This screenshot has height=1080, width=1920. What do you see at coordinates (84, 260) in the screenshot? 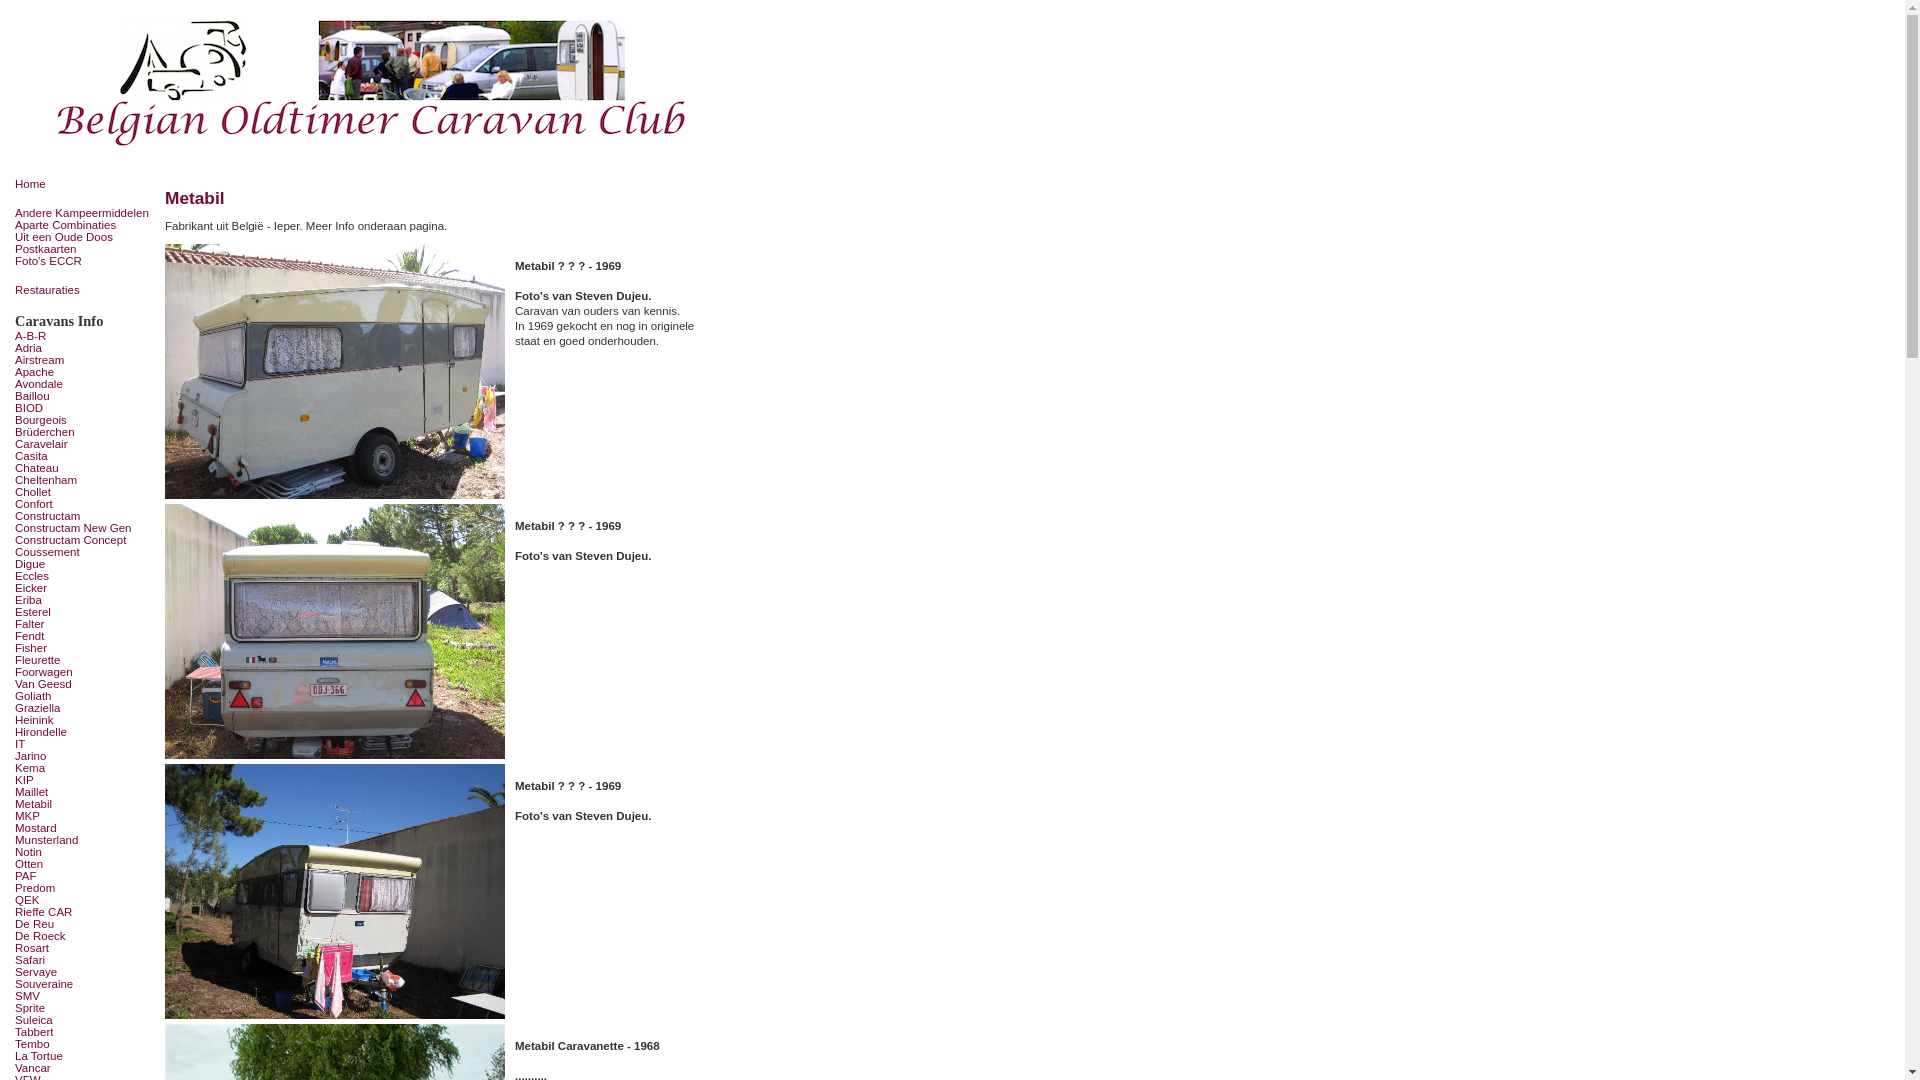
I see `'Foto's ECCR'` at bounding box center [84, 260].